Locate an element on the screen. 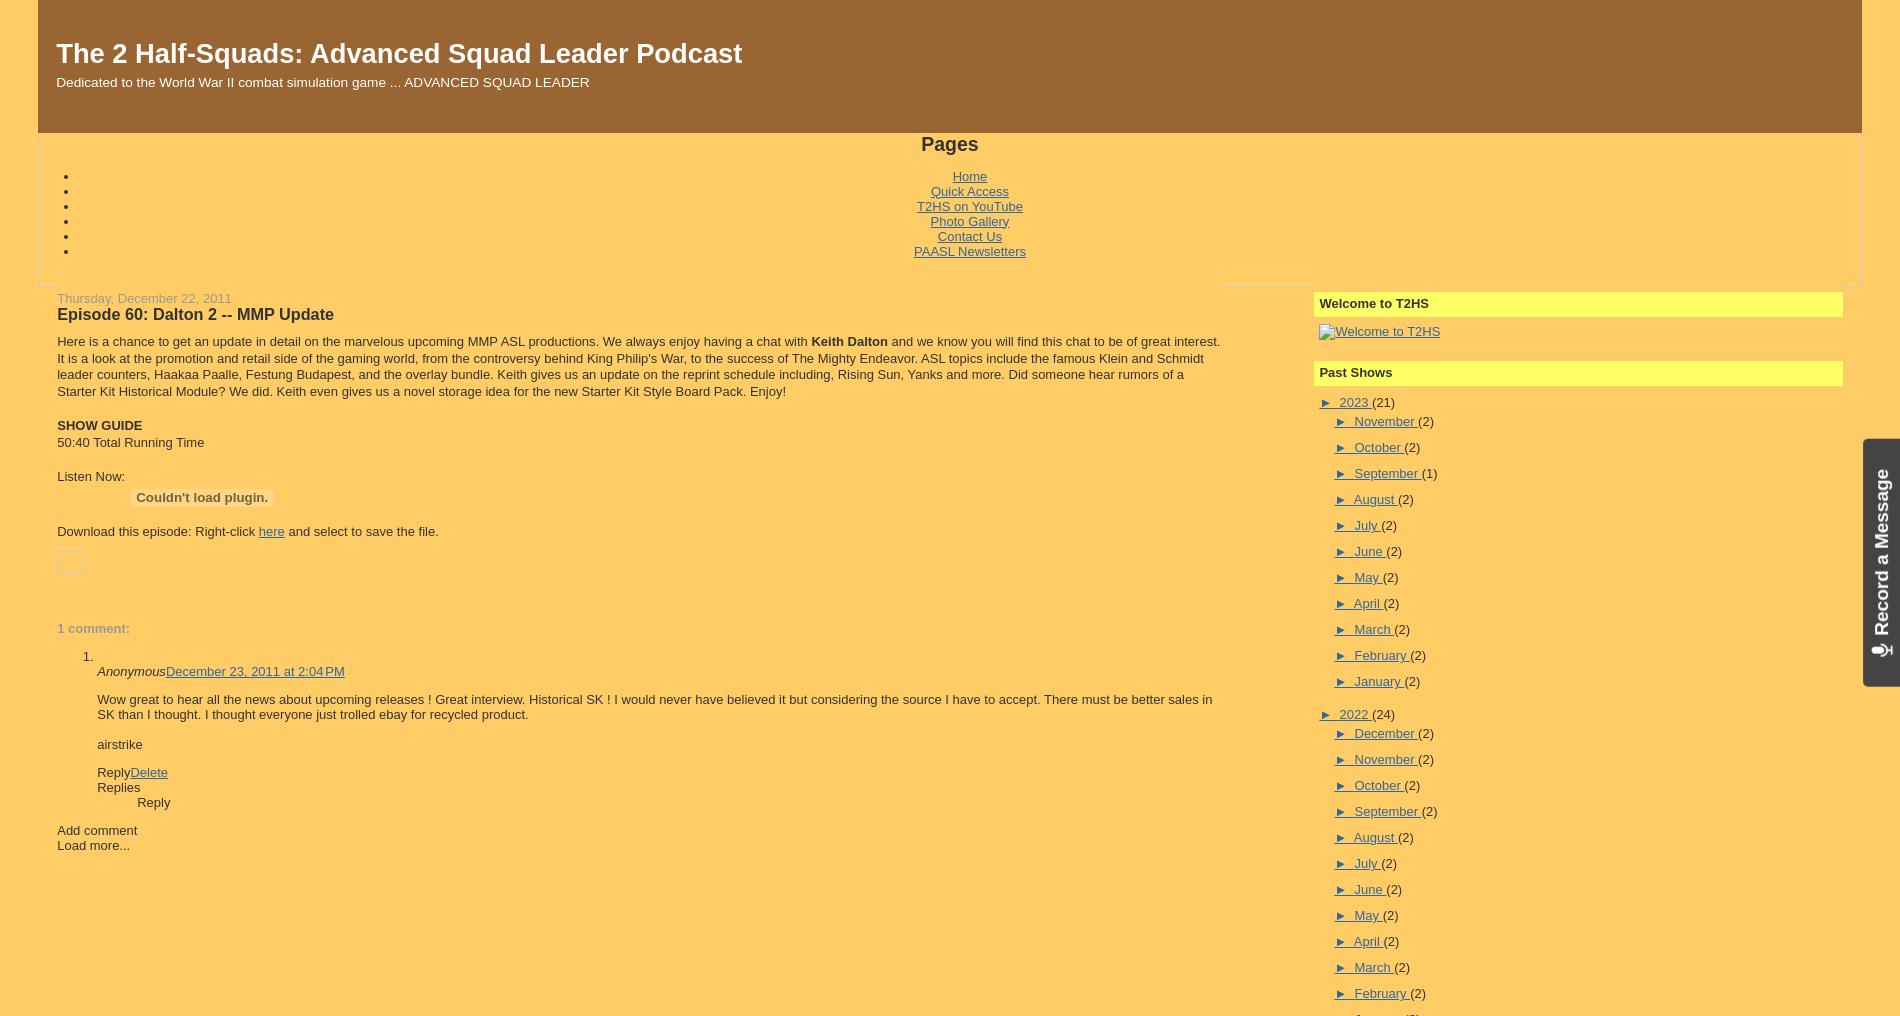  'airstrike' is located at coordinates (119, 744).